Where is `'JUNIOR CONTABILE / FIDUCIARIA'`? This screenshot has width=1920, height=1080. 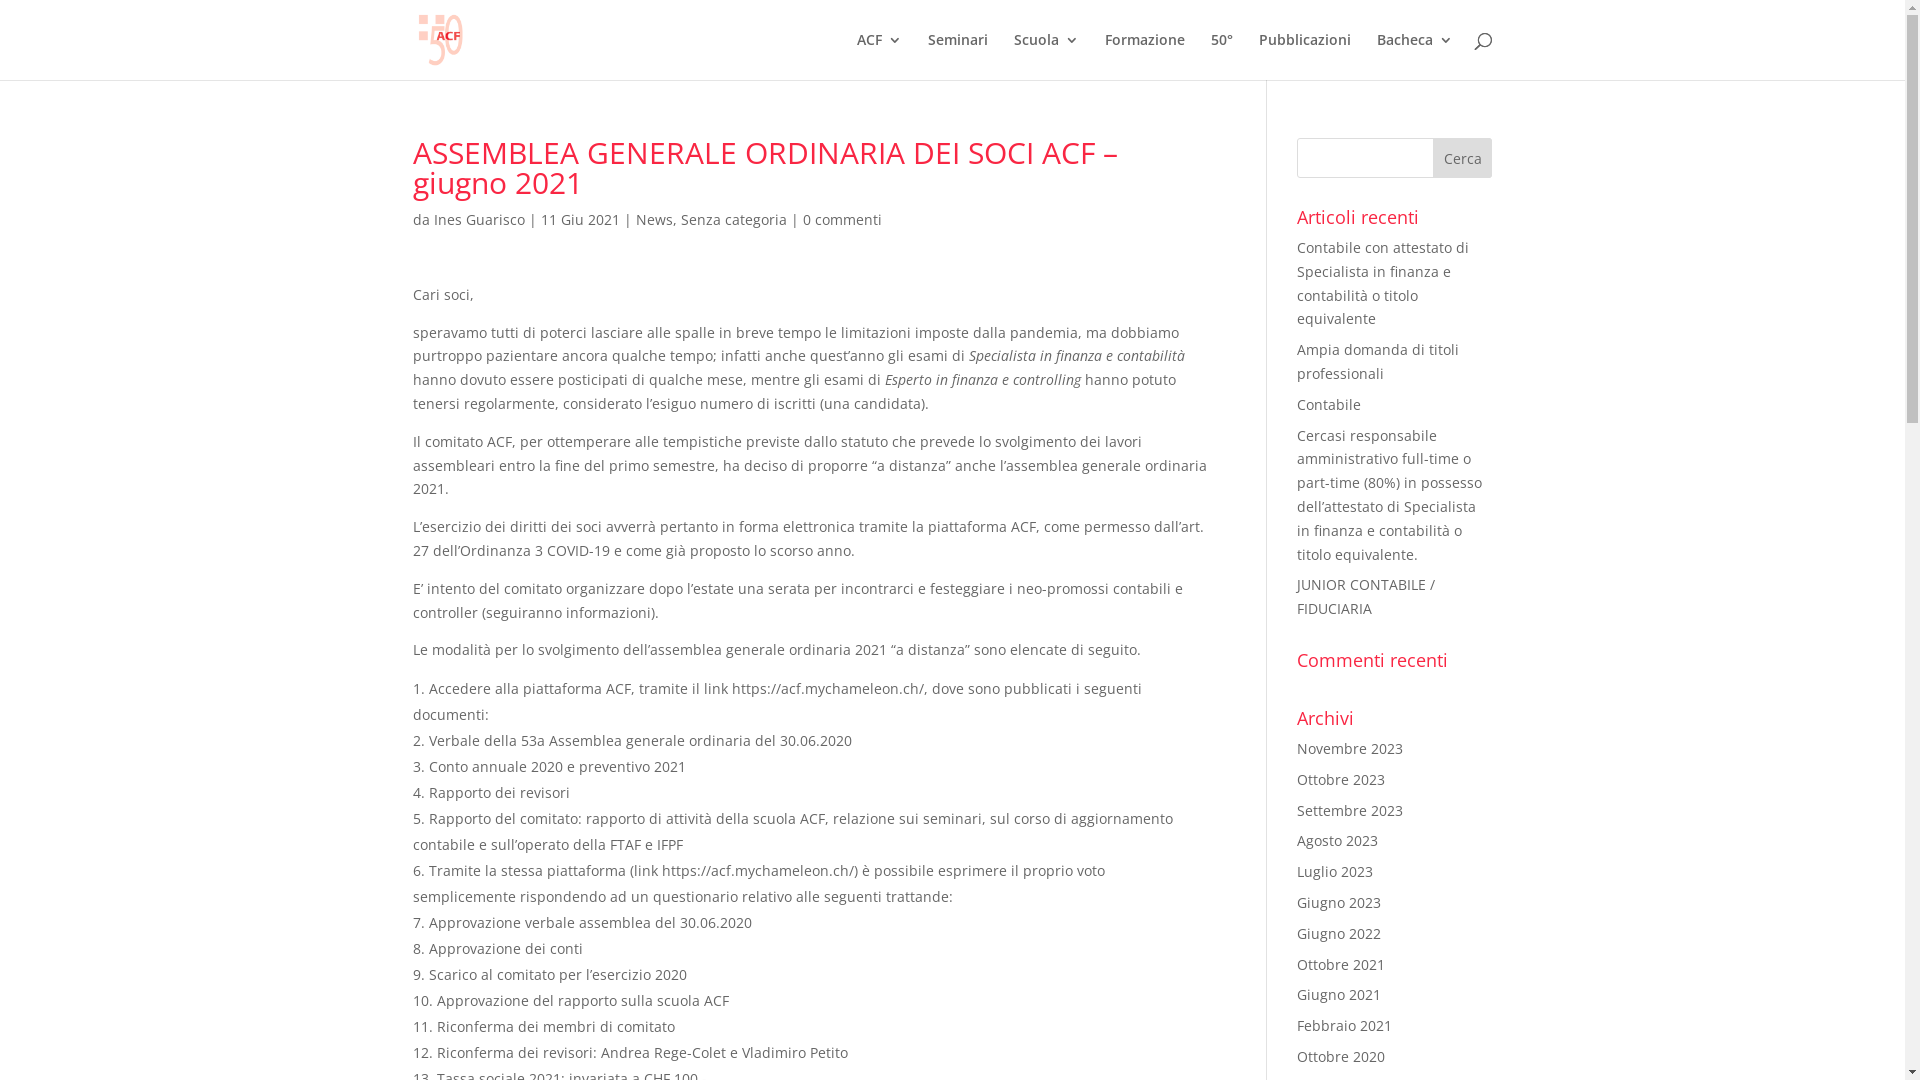
'JUNIOR CONTABILE / FIDUCIARIA' is located at coordinates (1365, 595).